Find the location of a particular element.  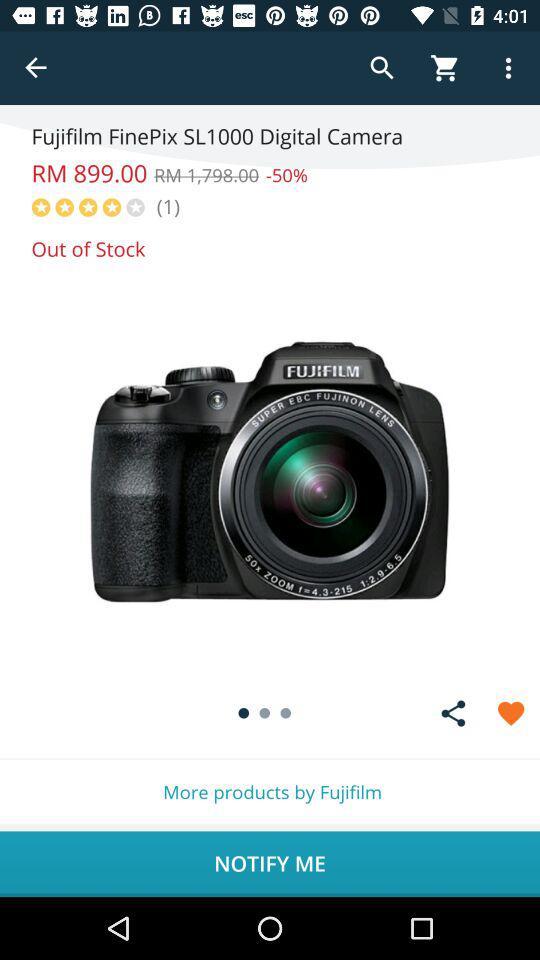

share picture is located at coordinates (453, 713).